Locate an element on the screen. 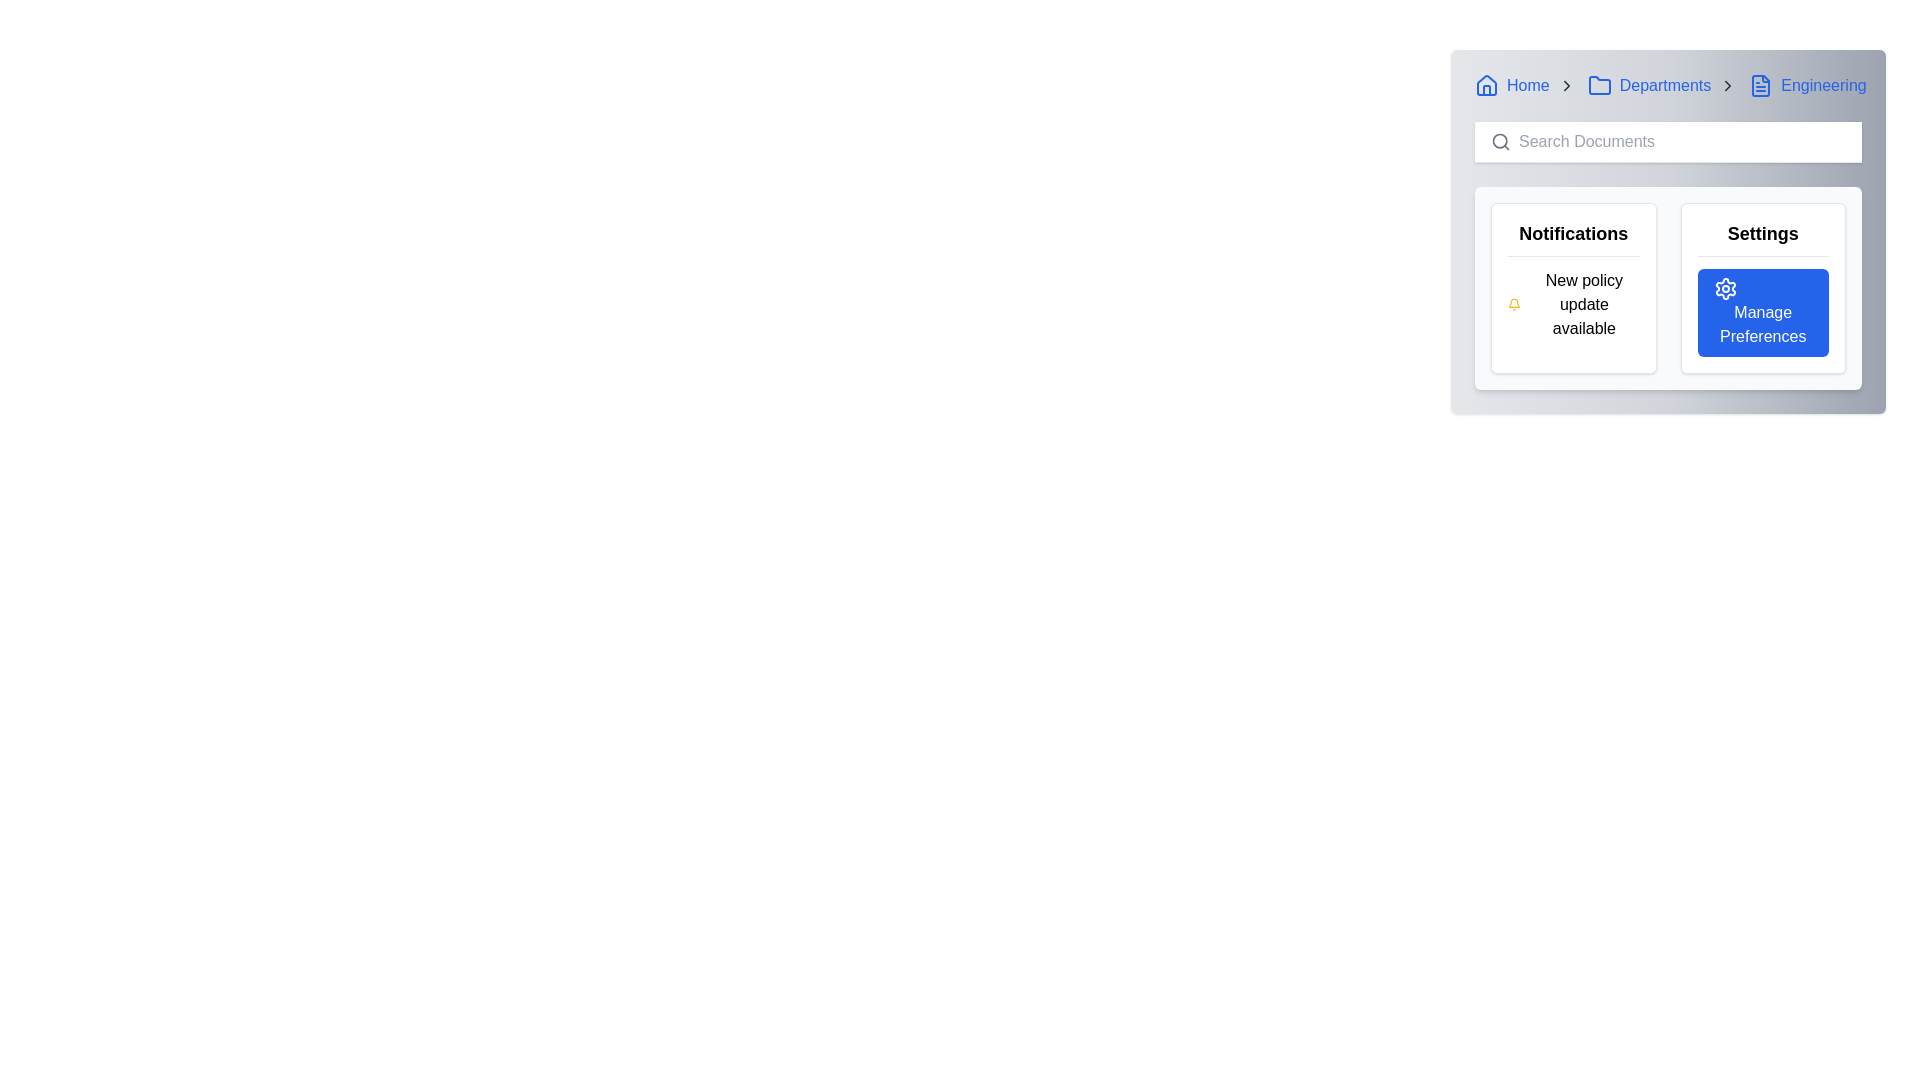 The image size is (1920, 1080). the second chevron icon in the breadcrumb navigation, which serves as a separator and directional indicator between 'Departments' and 'Engineering' is located at coordinates (1727, 84).